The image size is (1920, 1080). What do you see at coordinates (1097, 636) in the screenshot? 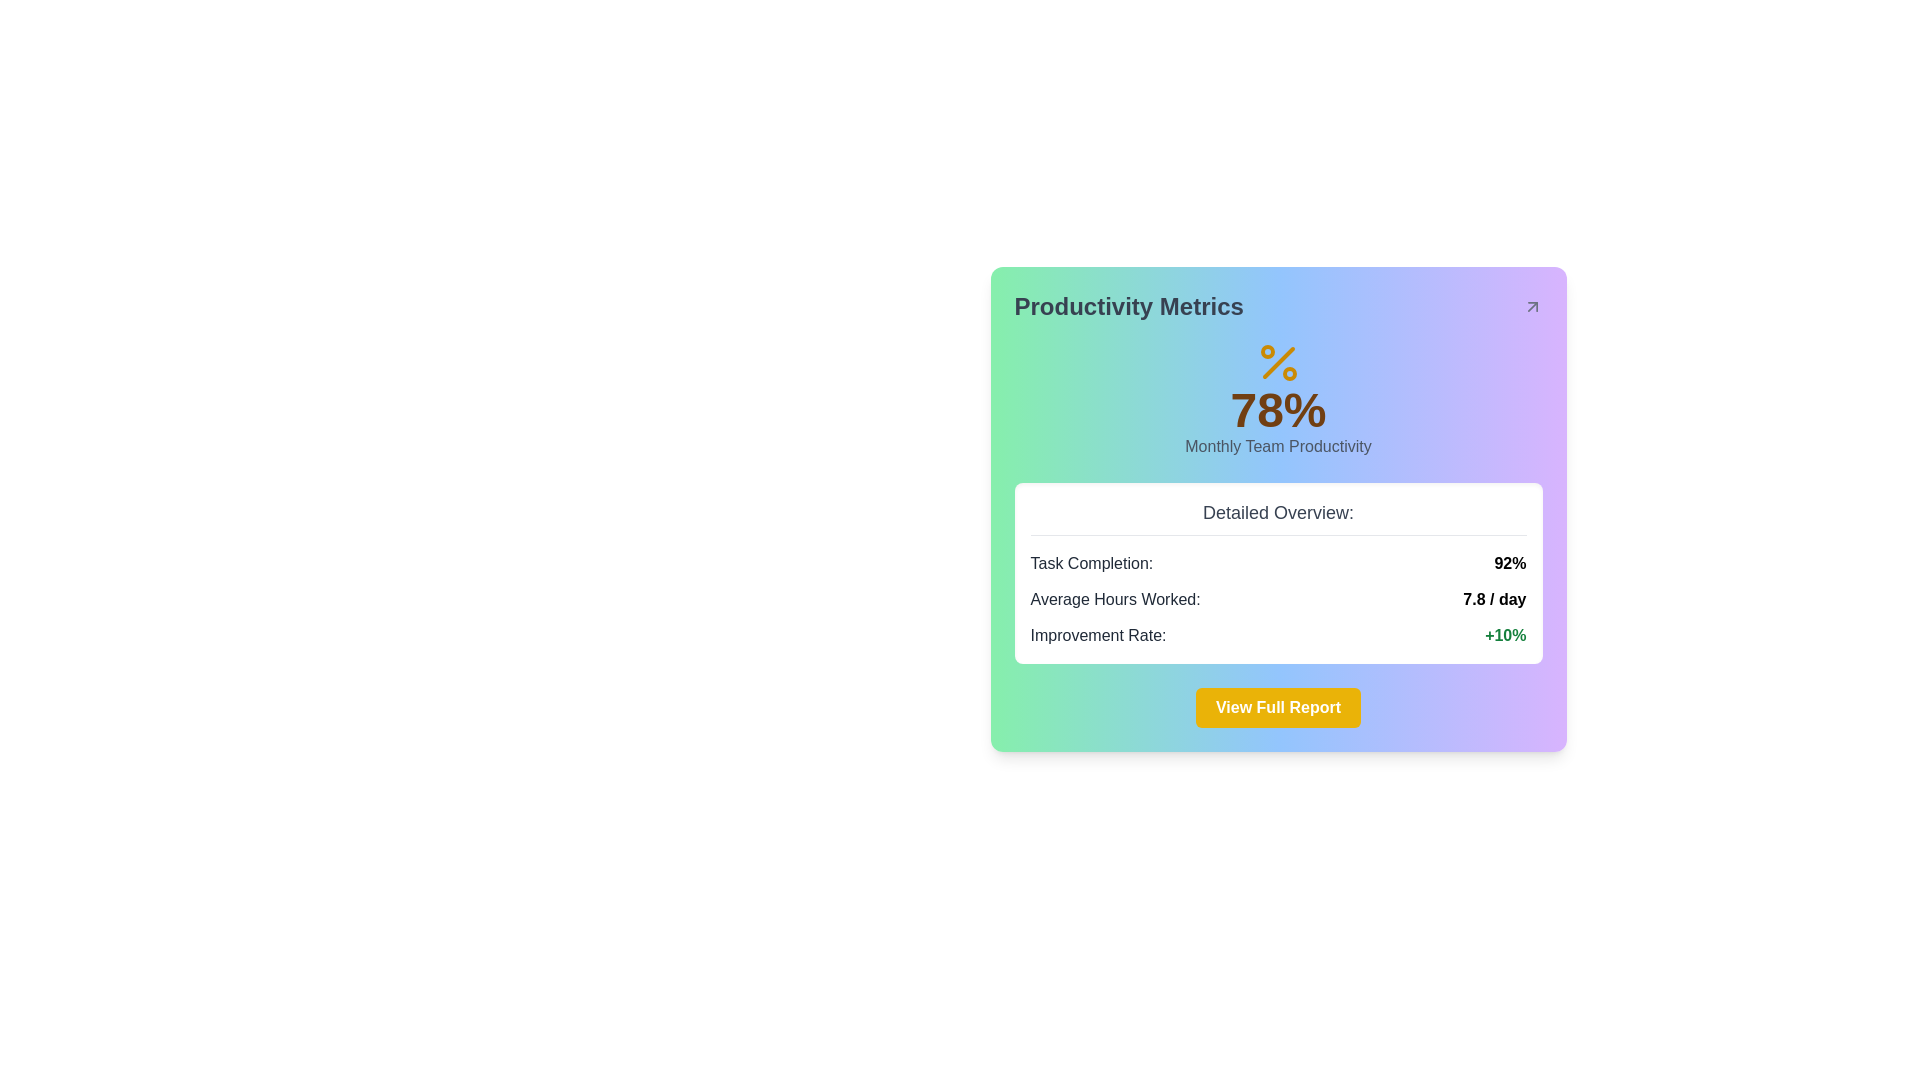
I see `the Text label that describes the improvement rate, located within the 'Detailed Overview:' card, to the left of the green '+10%' value under 'Average Hours Worked:'` at bounding box center [1097, 636].